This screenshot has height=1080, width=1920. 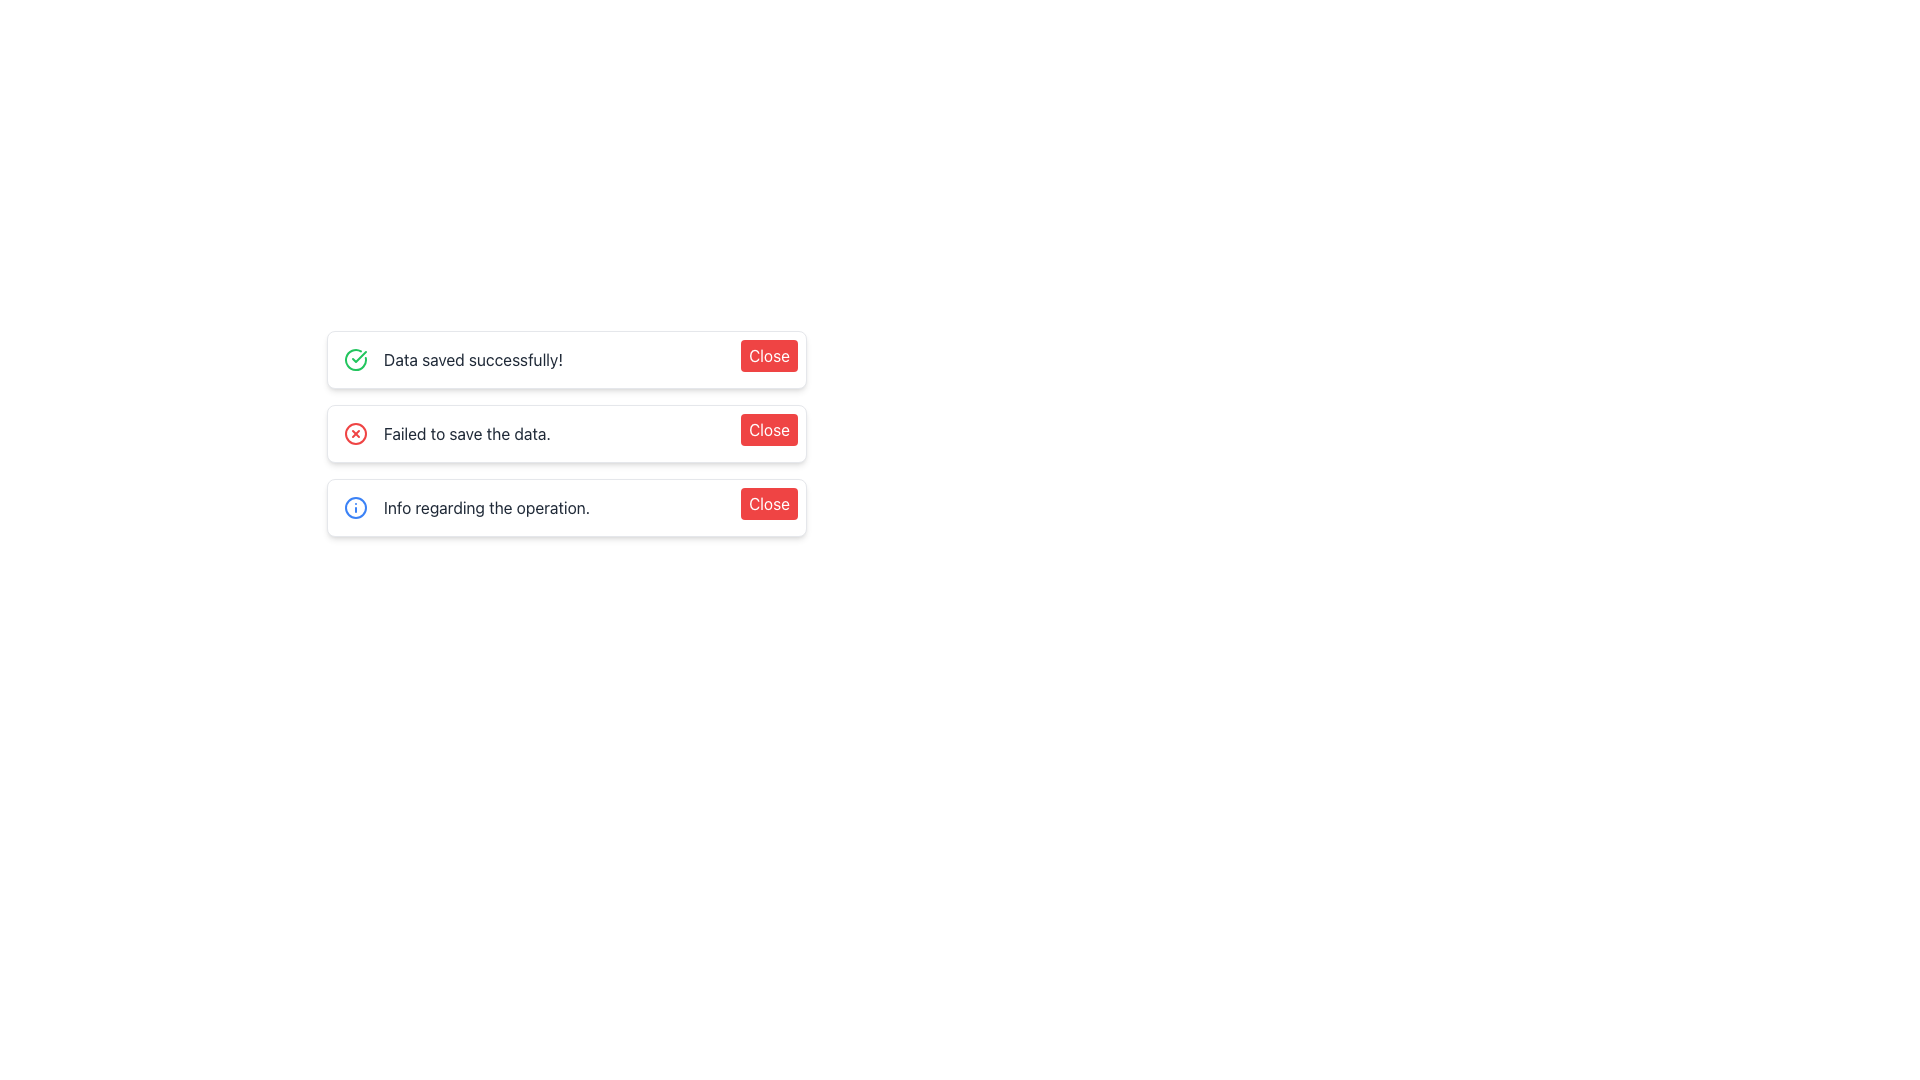 What do you see at coordinates (768, 428) in the screenshot?
I see `the dismiss button located in the top-right corner of the notification card that reads 'Failed to save the data.'` at bounding box center [768, 428].